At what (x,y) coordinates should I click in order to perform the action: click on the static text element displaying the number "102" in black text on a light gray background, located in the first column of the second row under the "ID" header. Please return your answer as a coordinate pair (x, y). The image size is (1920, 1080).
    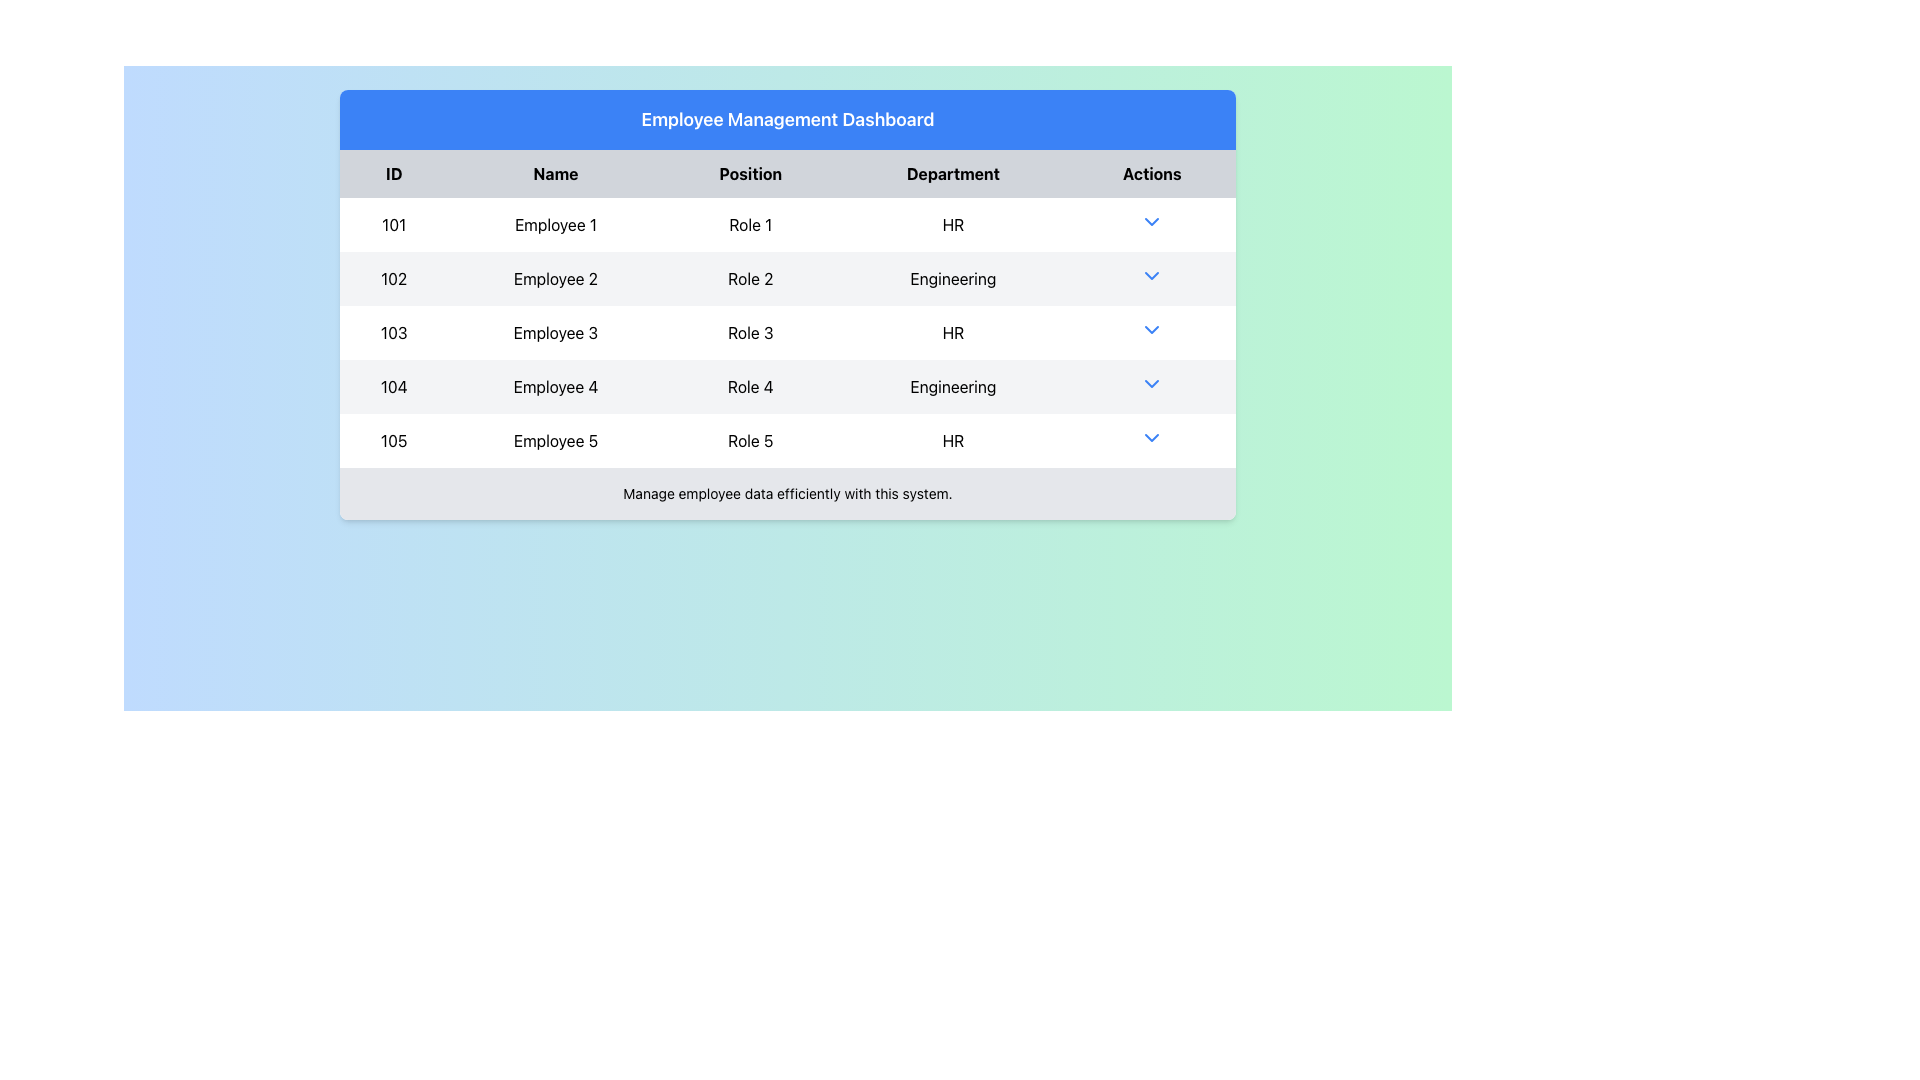
    Looking at the image, I should click on (394, 278).